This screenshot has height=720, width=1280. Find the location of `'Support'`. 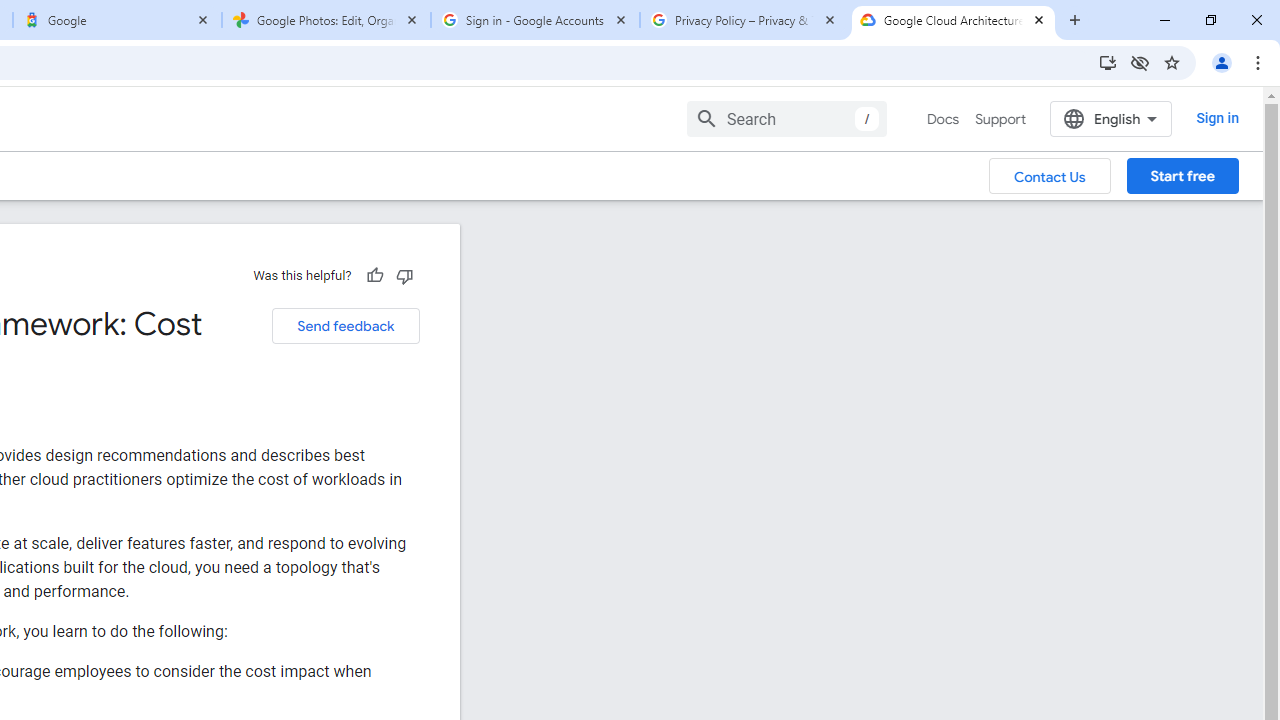

'Support' is located at coordinates (1000, 119).